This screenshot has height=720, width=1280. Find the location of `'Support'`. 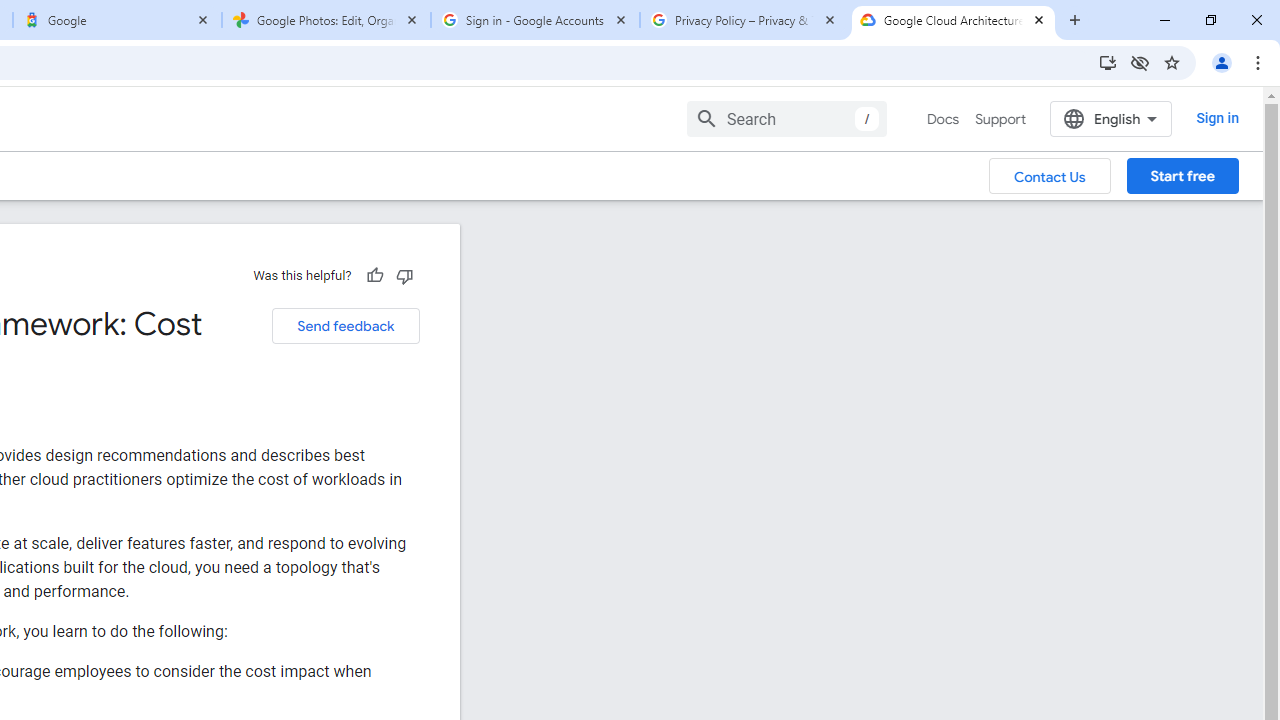

'Support' is located at coordinates (1000, 119).